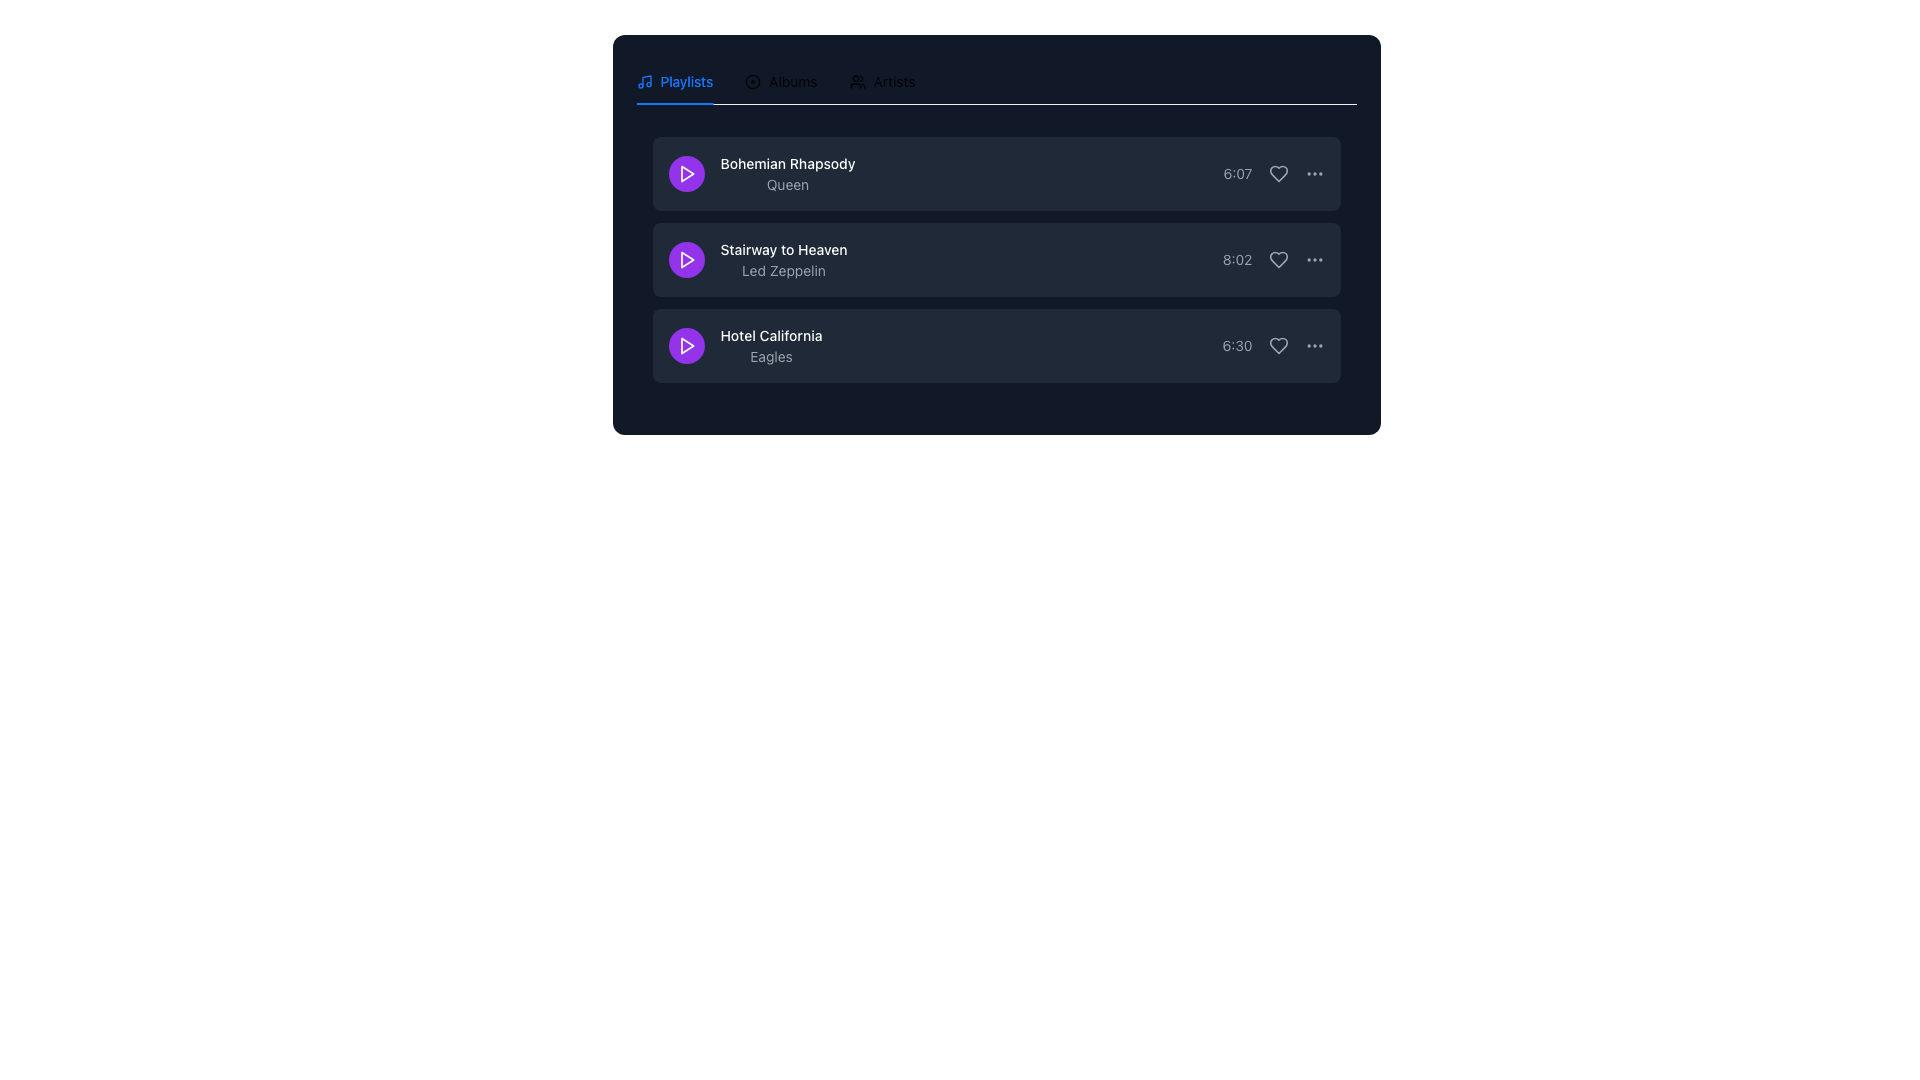 Image resolution: width=1920 pixels, height=1080 pixels. Describe the element at coordinates (1314, 258) in the screenshot. I see `the options icon (ellipsis) located to the far right of the song 'Stairway to Heaven' in the playlist interface` at that location.